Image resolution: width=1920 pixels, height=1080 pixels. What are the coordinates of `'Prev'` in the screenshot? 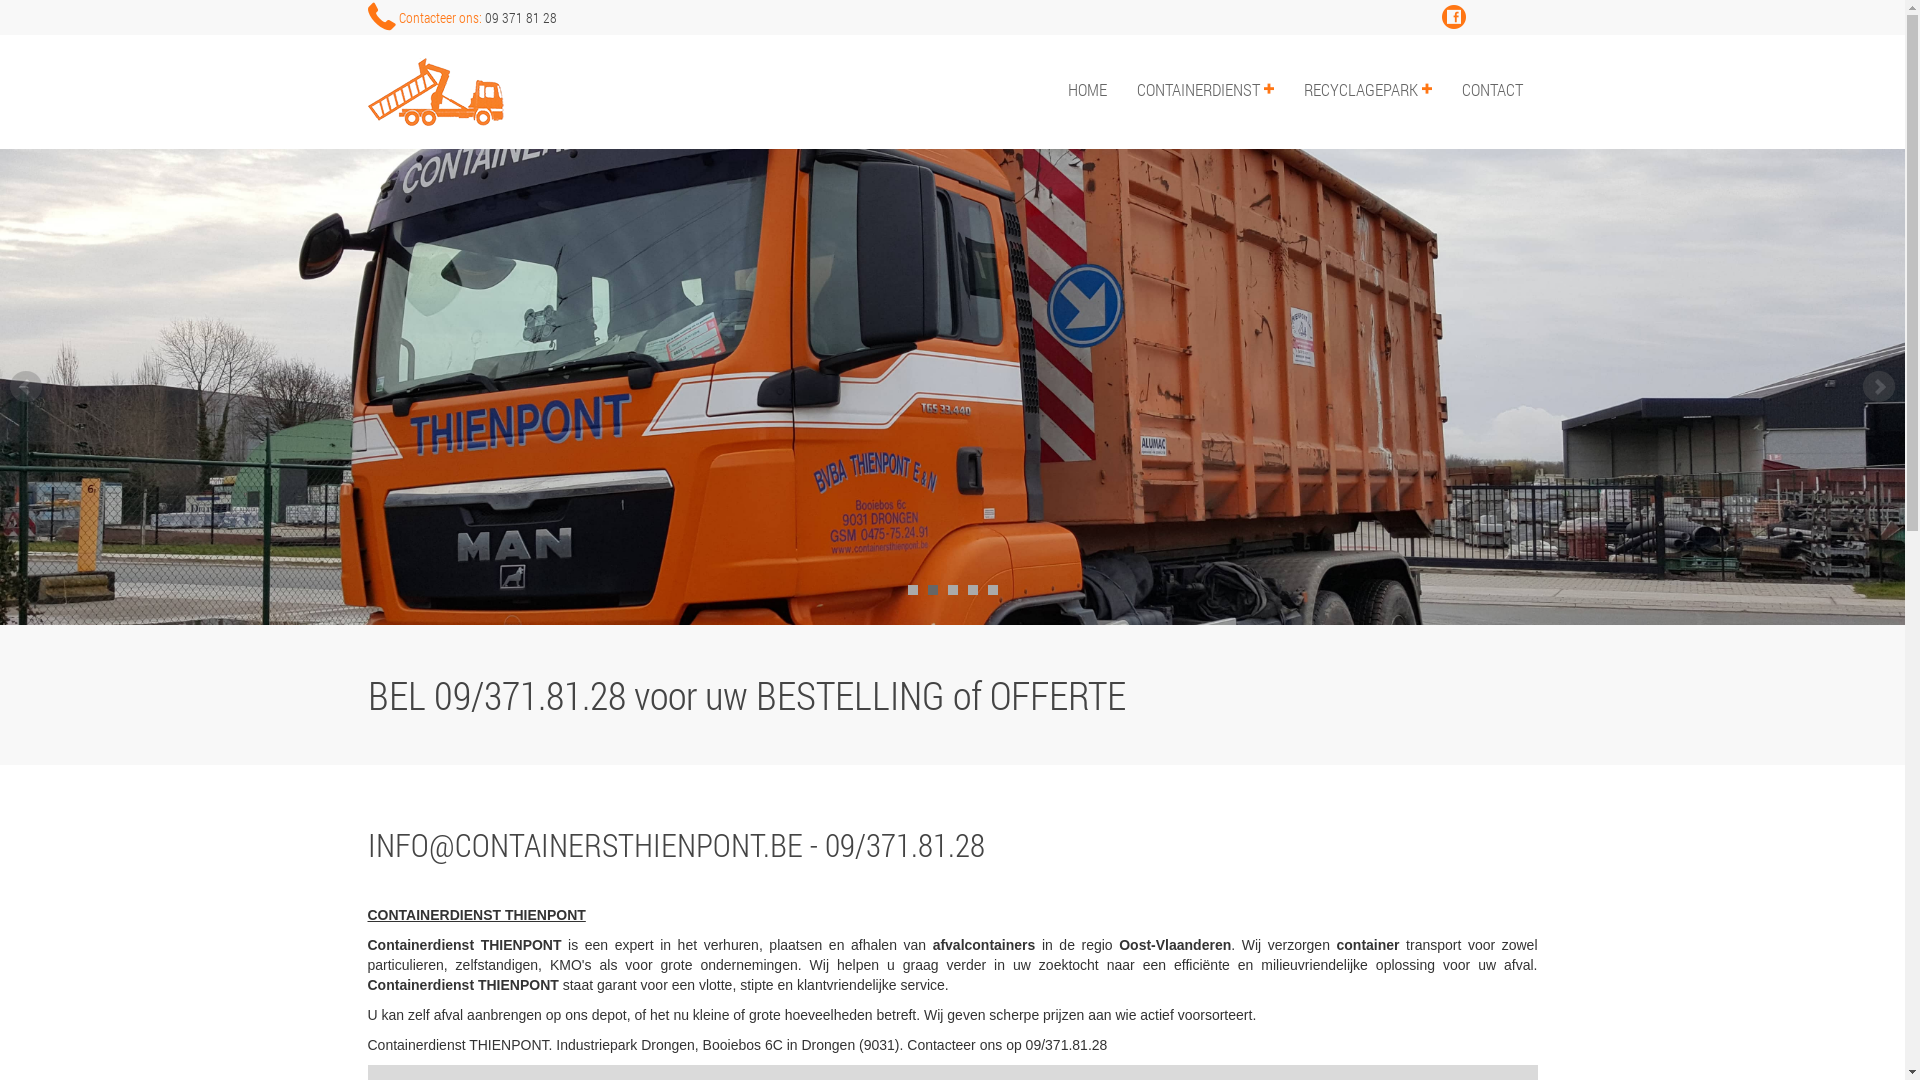 It's located at (25, 386).